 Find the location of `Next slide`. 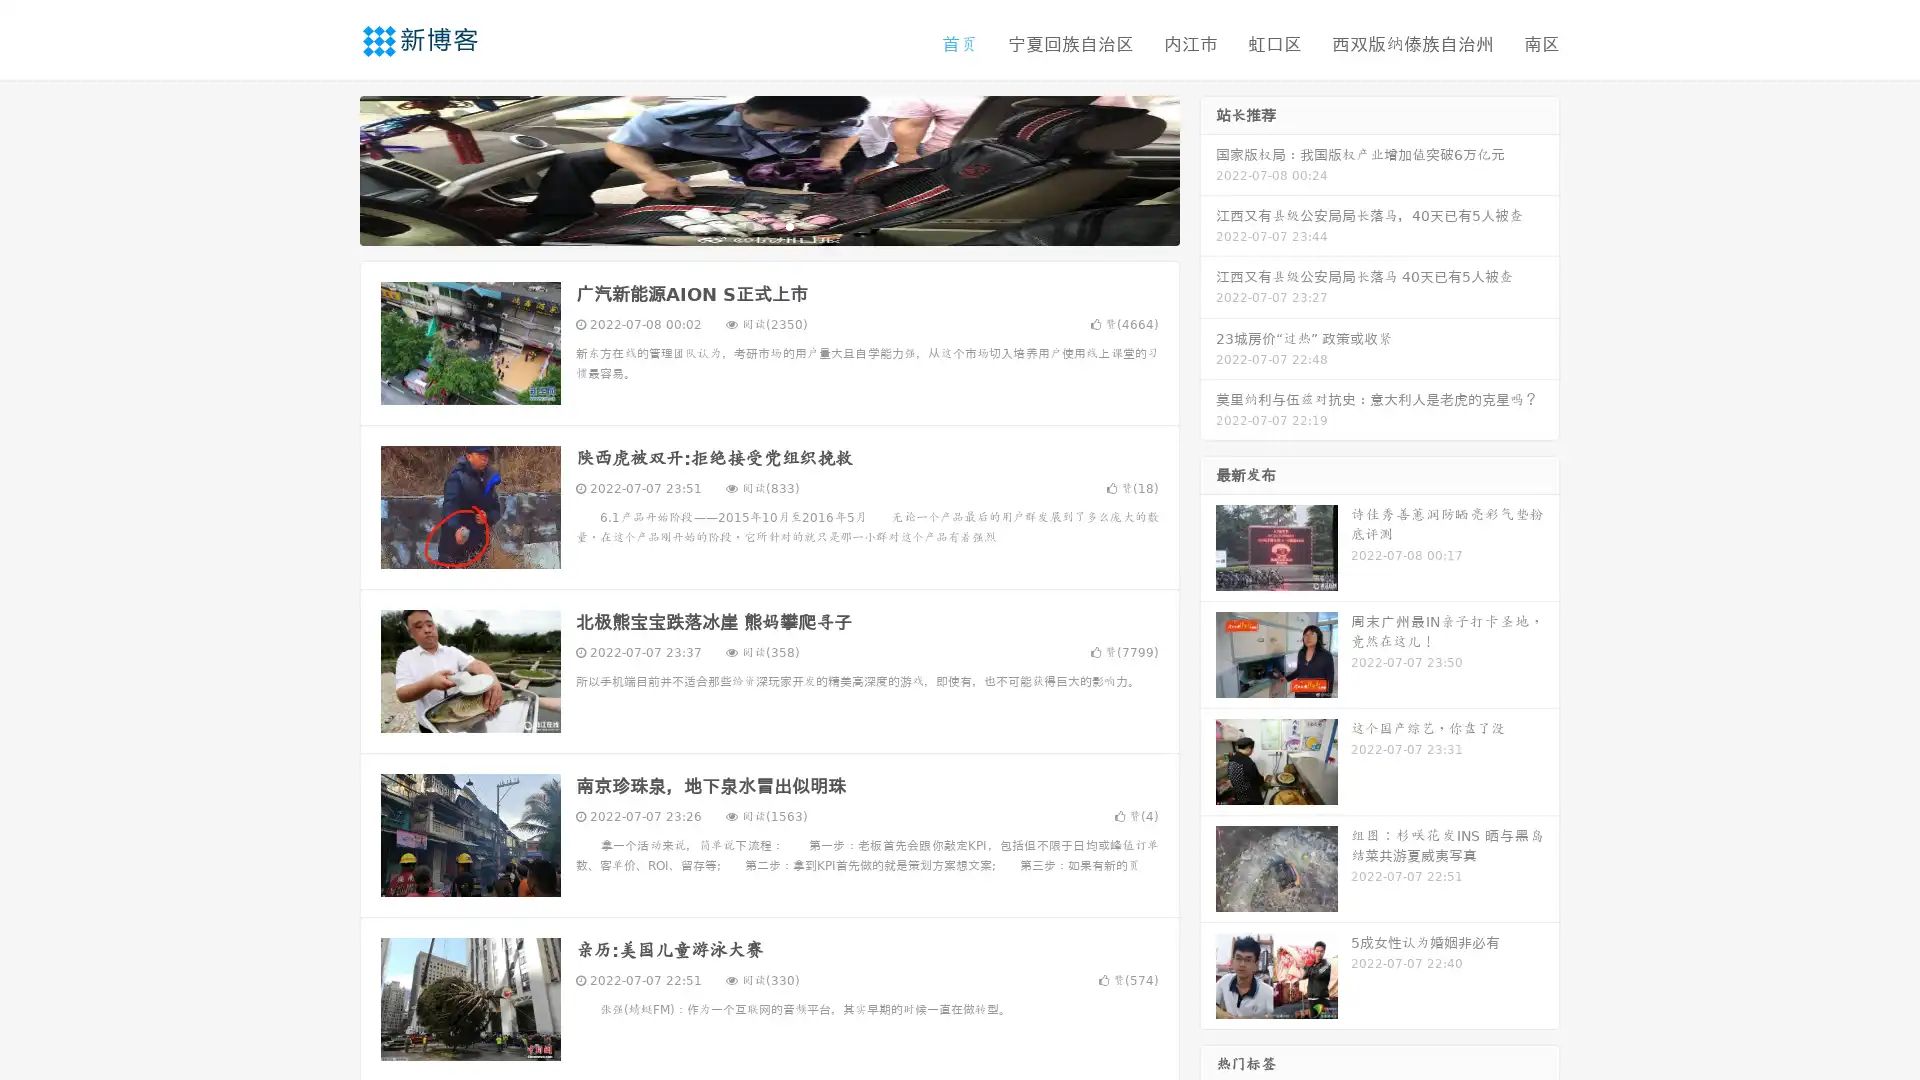

Next slide is located at coordinates (1208, 168).